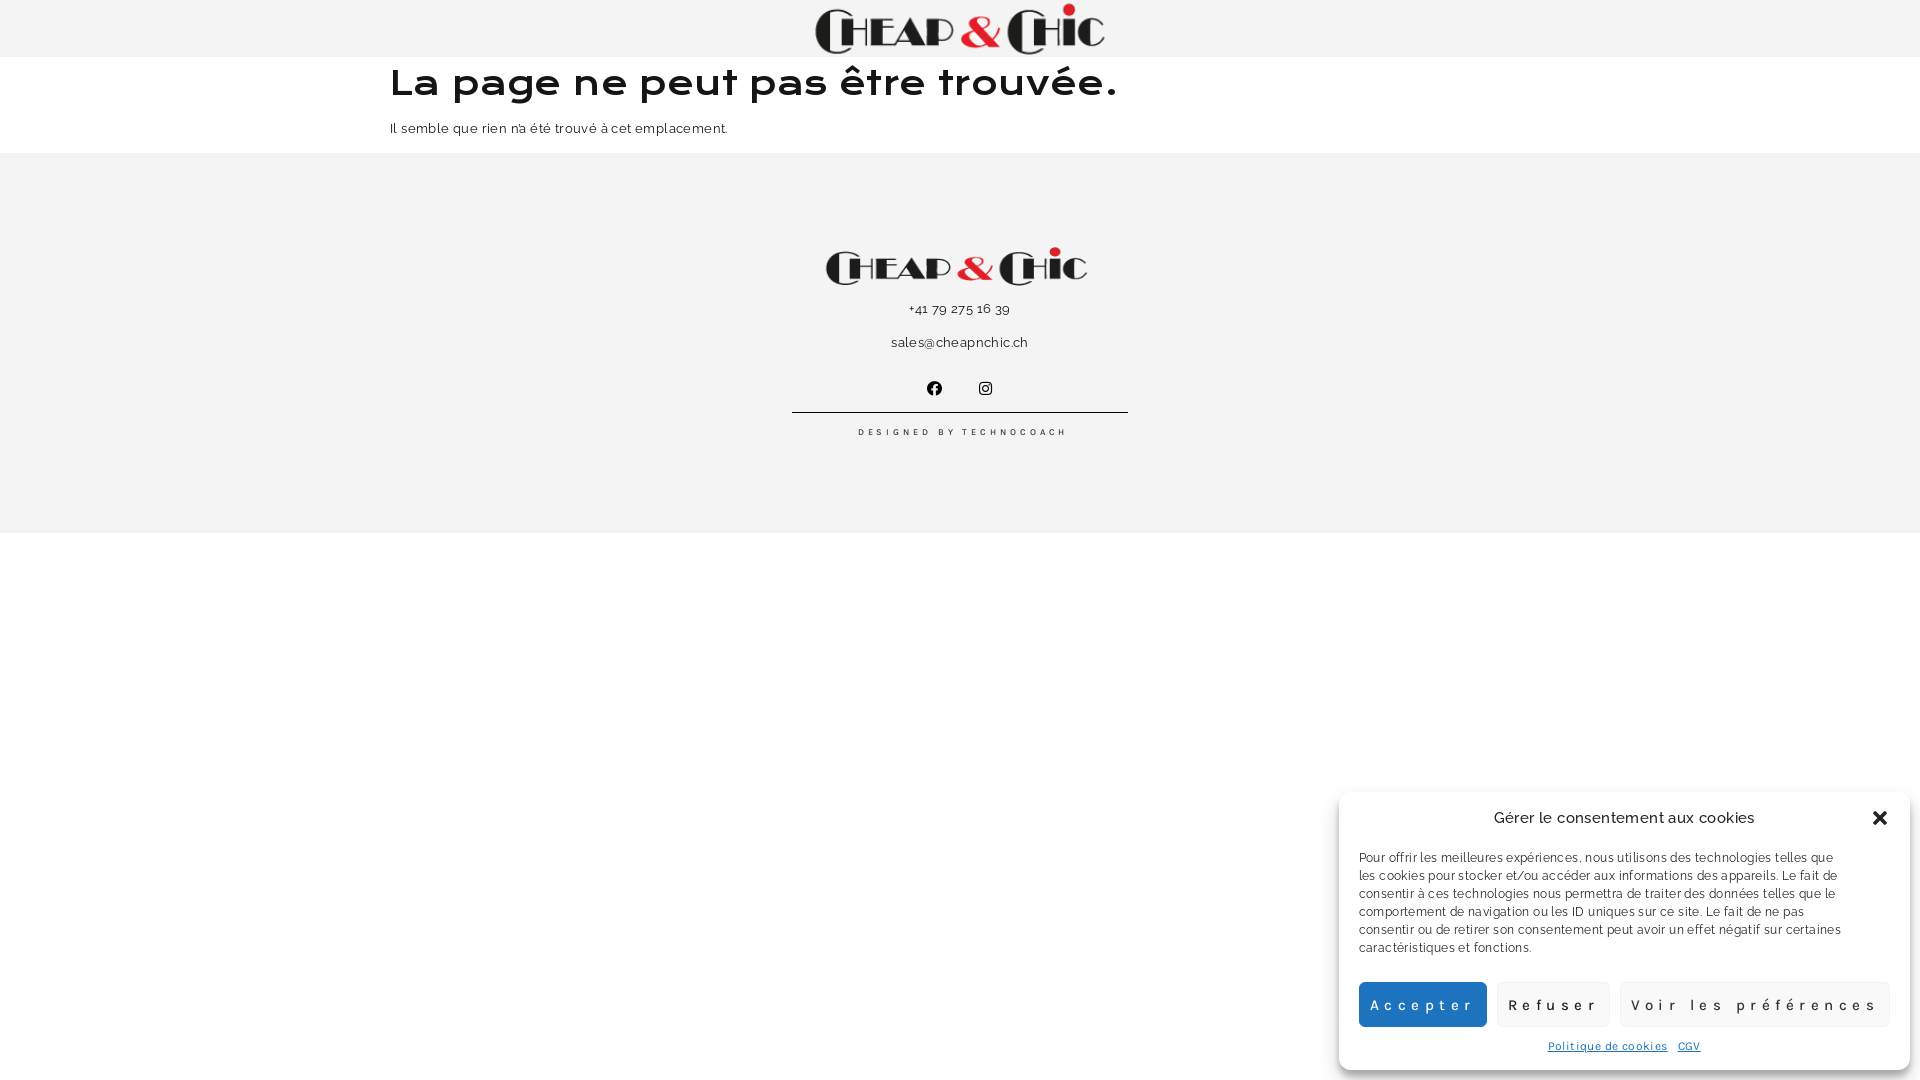 The width and height of the screenshot is (1920, 1080). Describe the element at coordinates (1358, 1004) in the screenshot. I see `'Accepter'` at that location.